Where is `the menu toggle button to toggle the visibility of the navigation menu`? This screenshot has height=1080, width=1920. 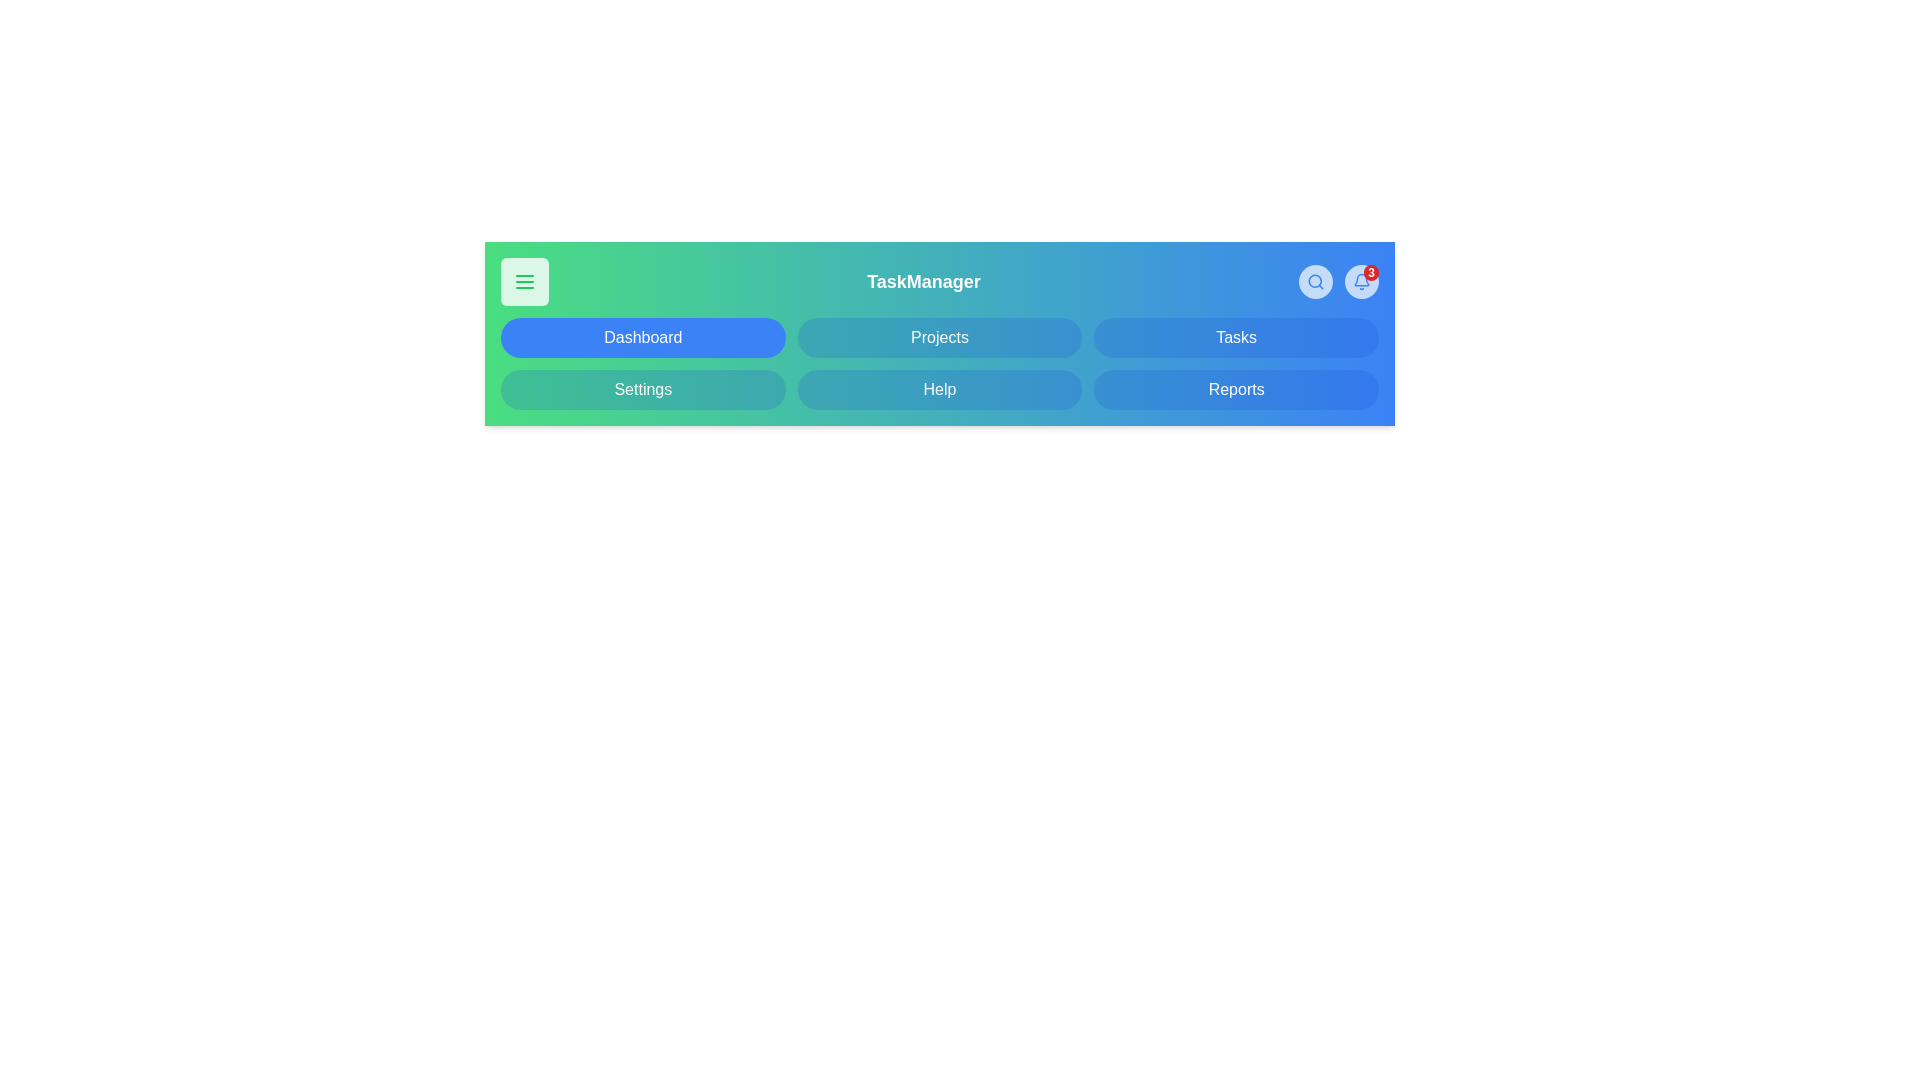
the menu toggle button to toggle the visibility of the navigation menu is located at coordinates (524, 281).